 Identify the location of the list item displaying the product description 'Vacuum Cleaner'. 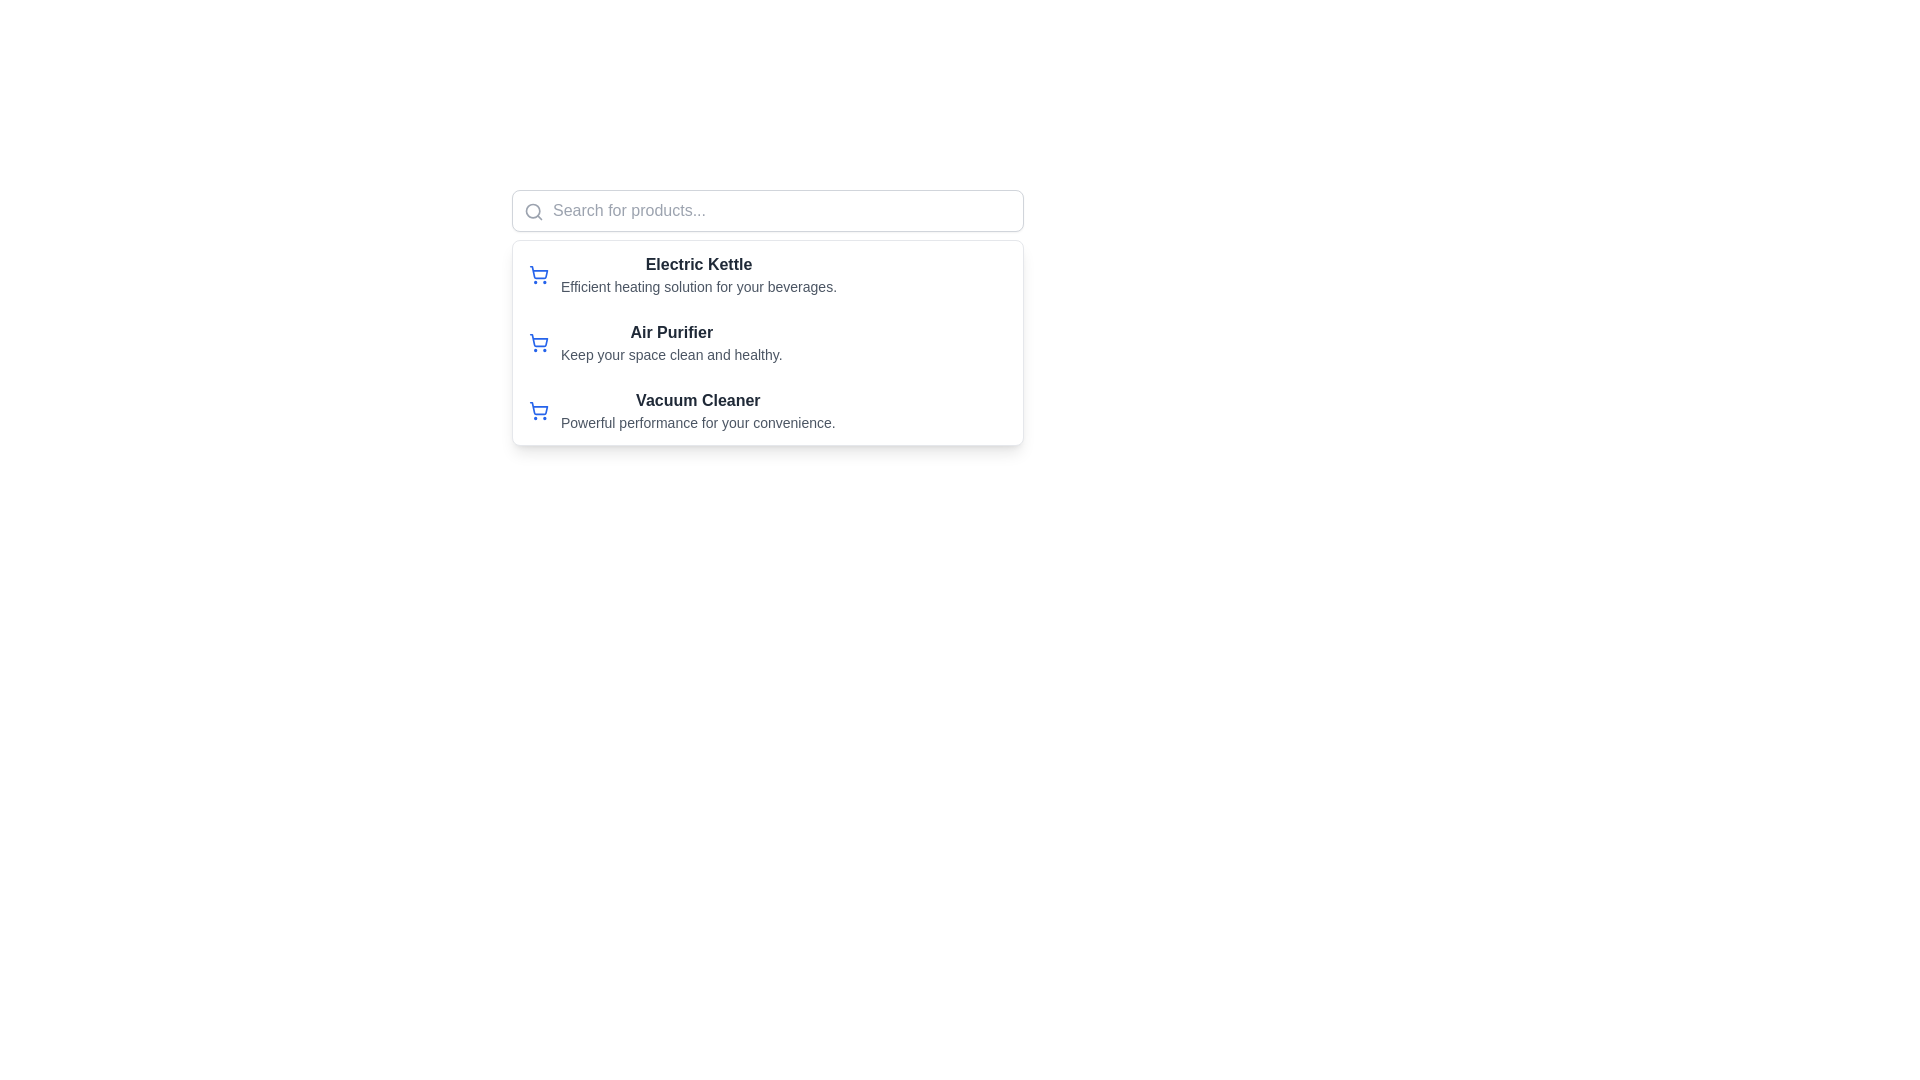
(767, 410).